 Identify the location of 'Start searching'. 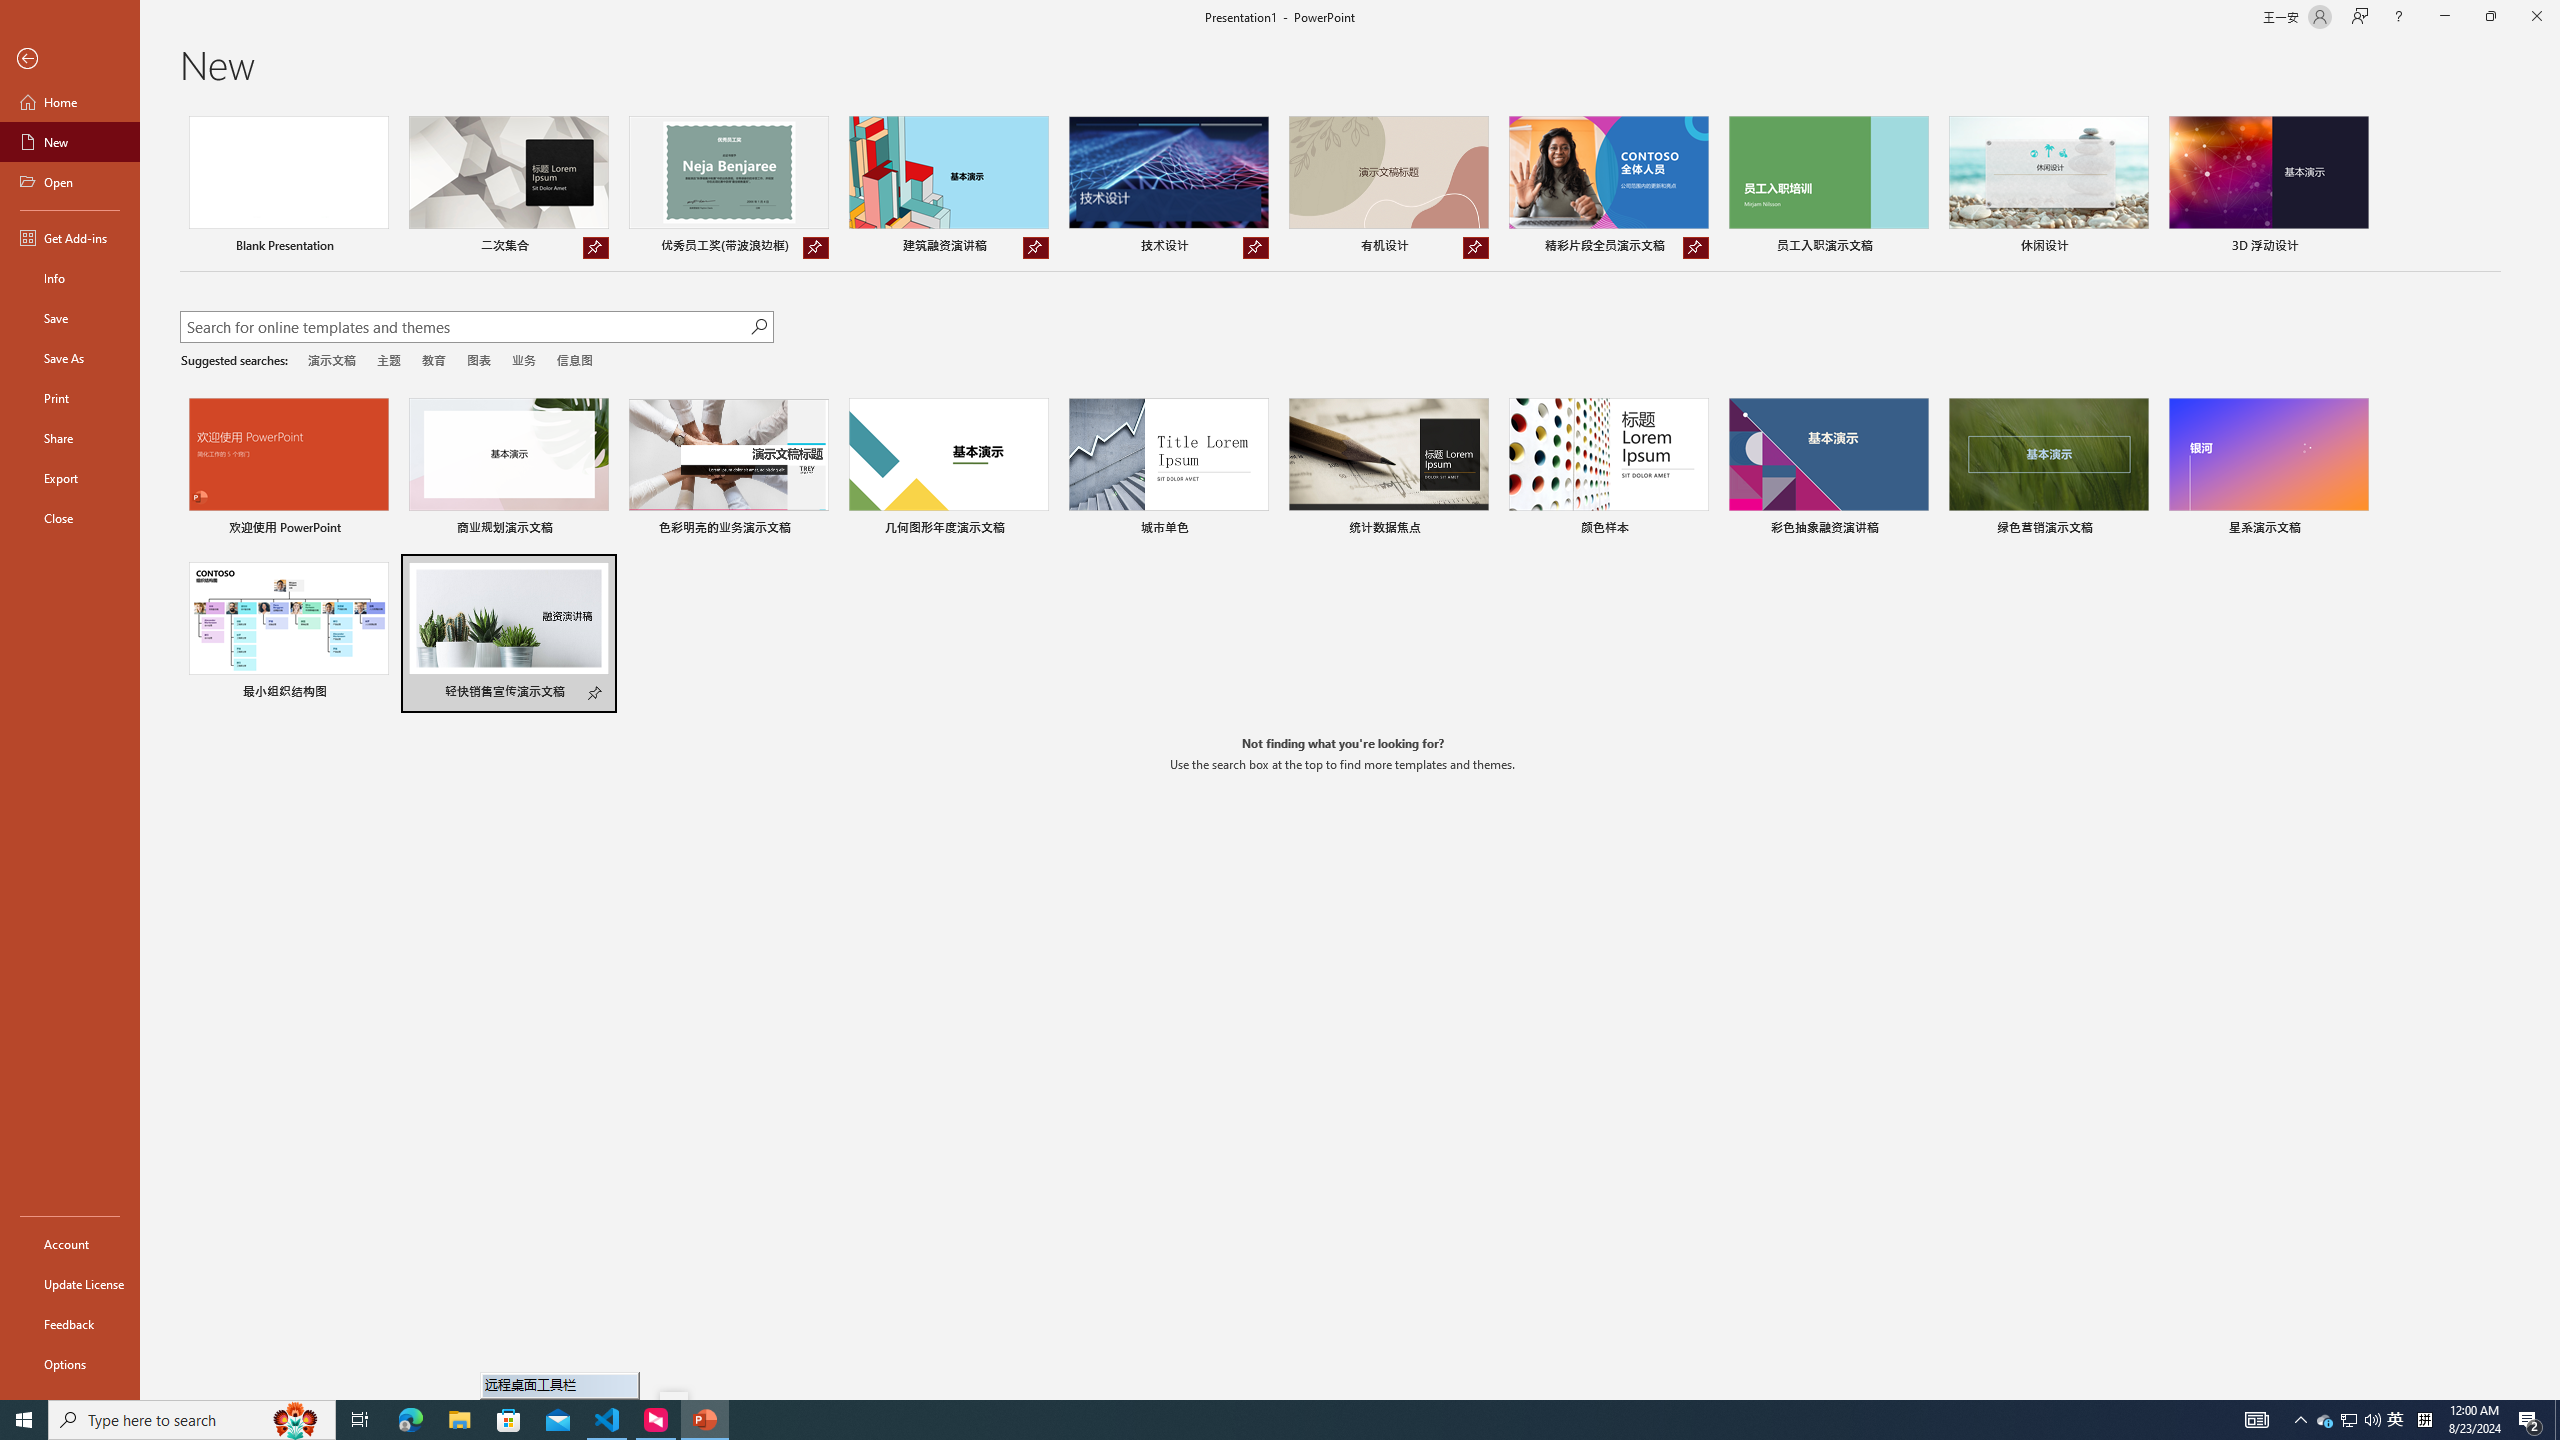
(758, 326).